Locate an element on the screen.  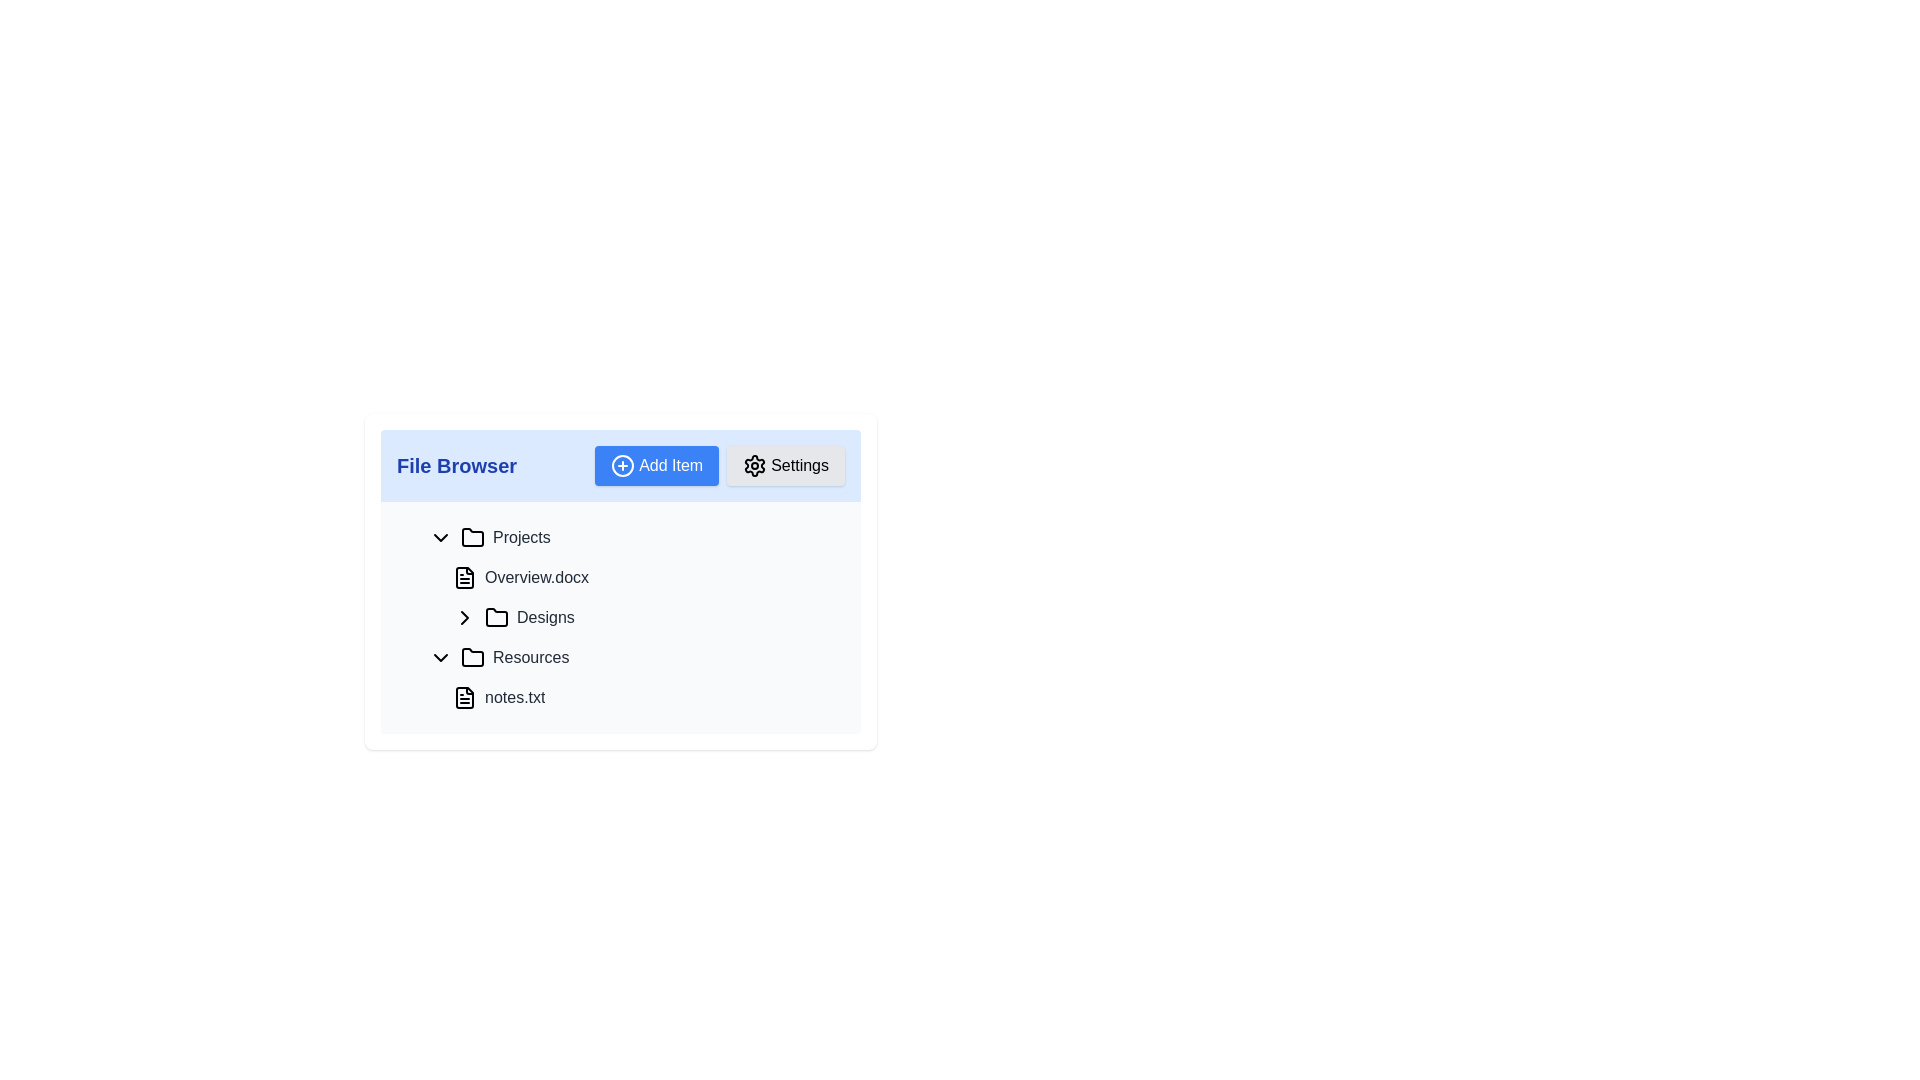
the folder icon representing the 'Resources' category in the file management system, located slightly above the 'notes.txt' entry is located at coordinates (472, 656).